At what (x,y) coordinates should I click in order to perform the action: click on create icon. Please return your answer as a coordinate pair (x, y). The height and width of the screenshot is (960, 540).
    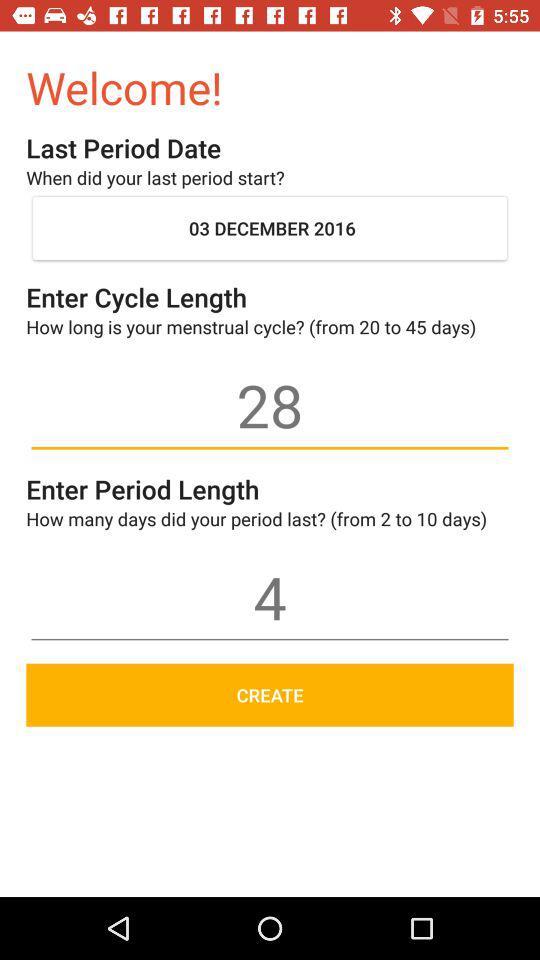
    Looking at the image, I should click on (270, 695).